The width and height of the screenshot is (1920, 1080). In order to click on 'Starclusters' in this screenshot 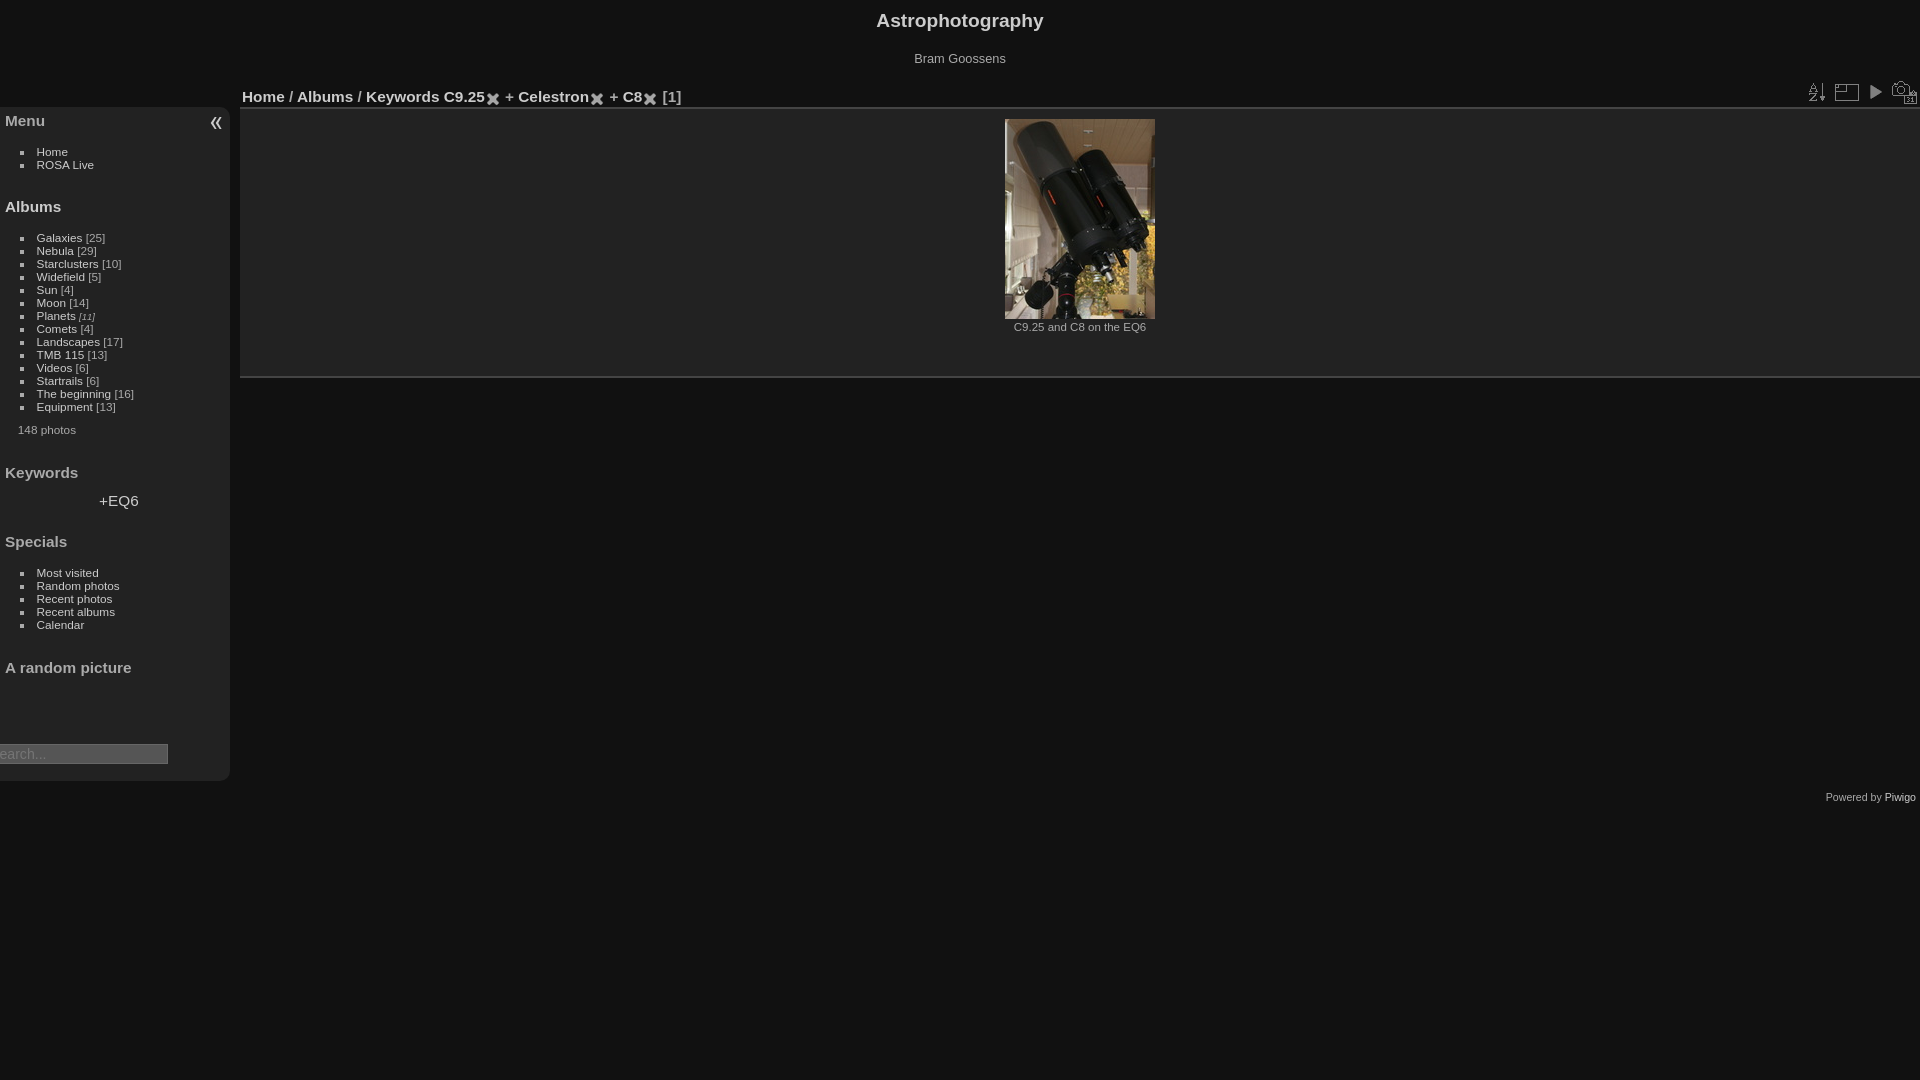, I will do `click(67, 262)`.